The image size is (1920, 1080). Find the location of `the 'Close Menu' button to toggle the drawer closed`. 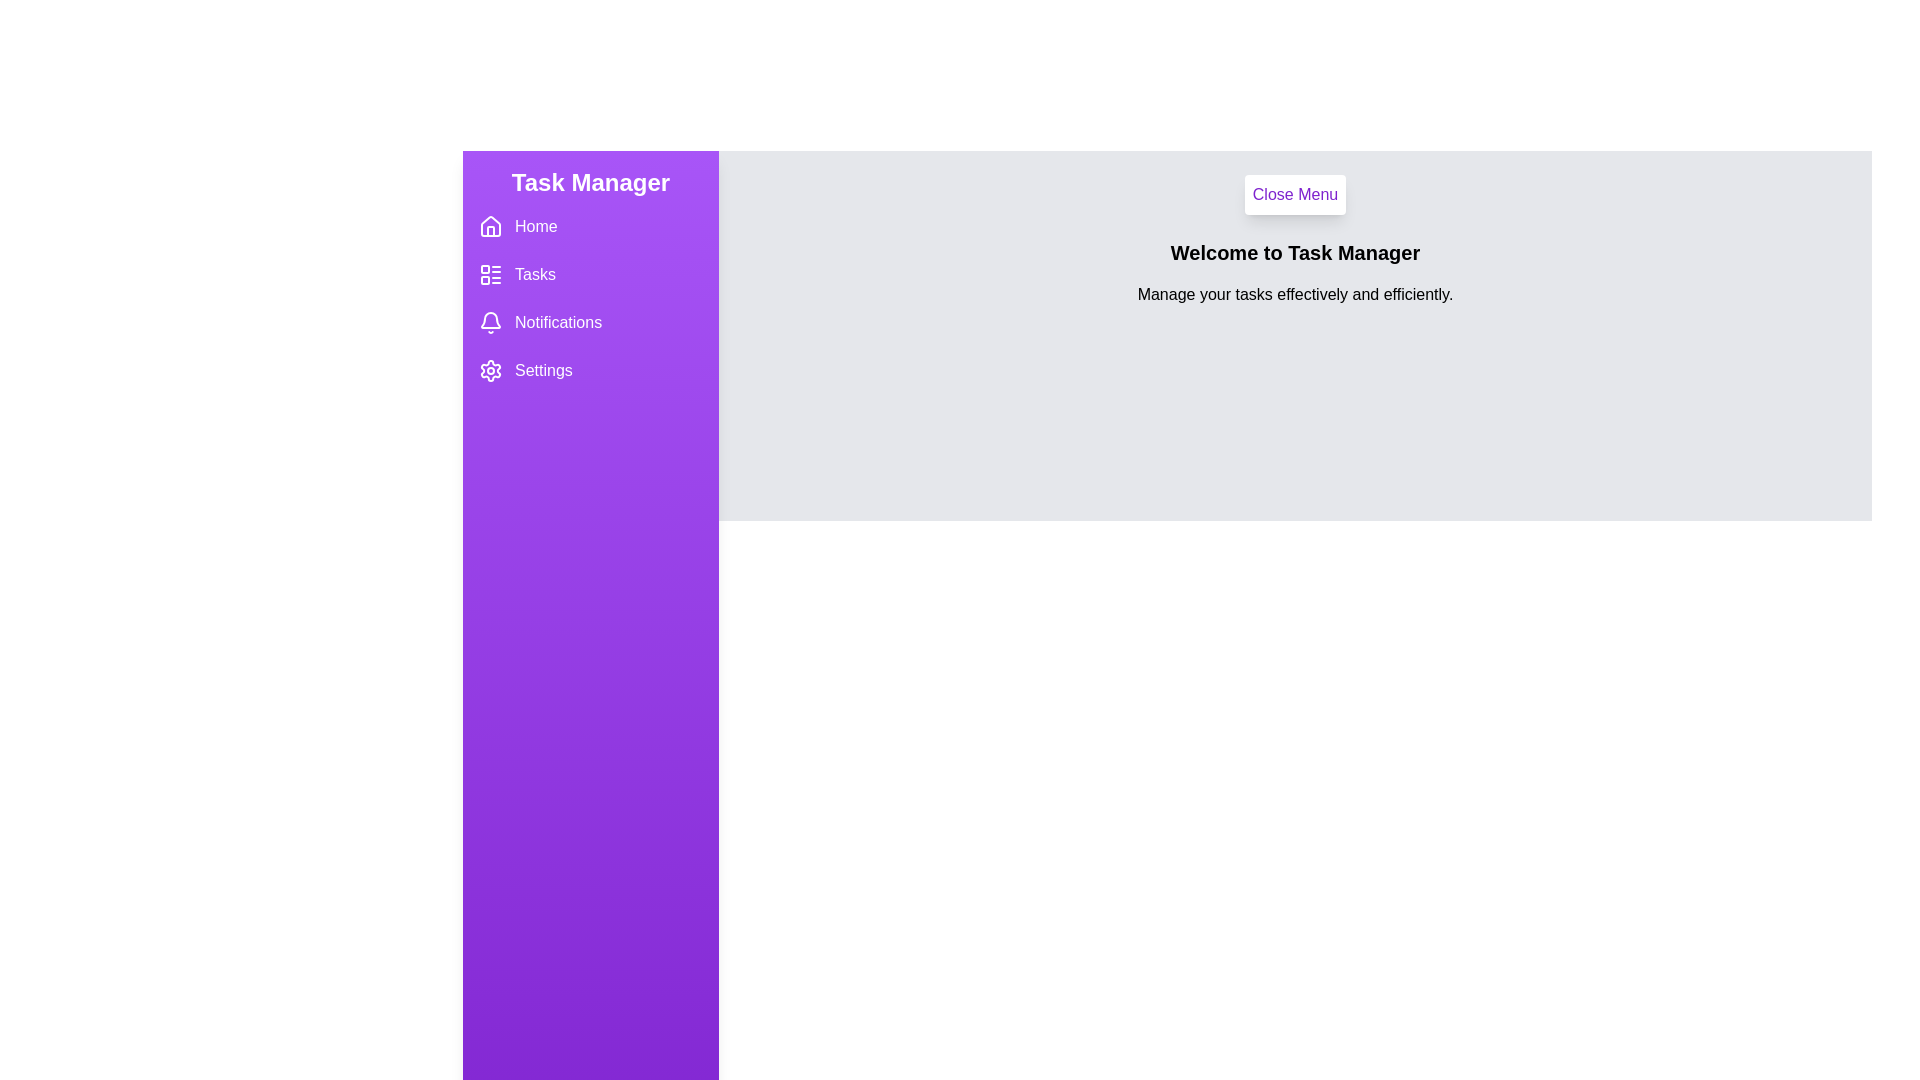

the 'Close Menu' button to toggle the drawer closed is located at coordinates (1295, 195).